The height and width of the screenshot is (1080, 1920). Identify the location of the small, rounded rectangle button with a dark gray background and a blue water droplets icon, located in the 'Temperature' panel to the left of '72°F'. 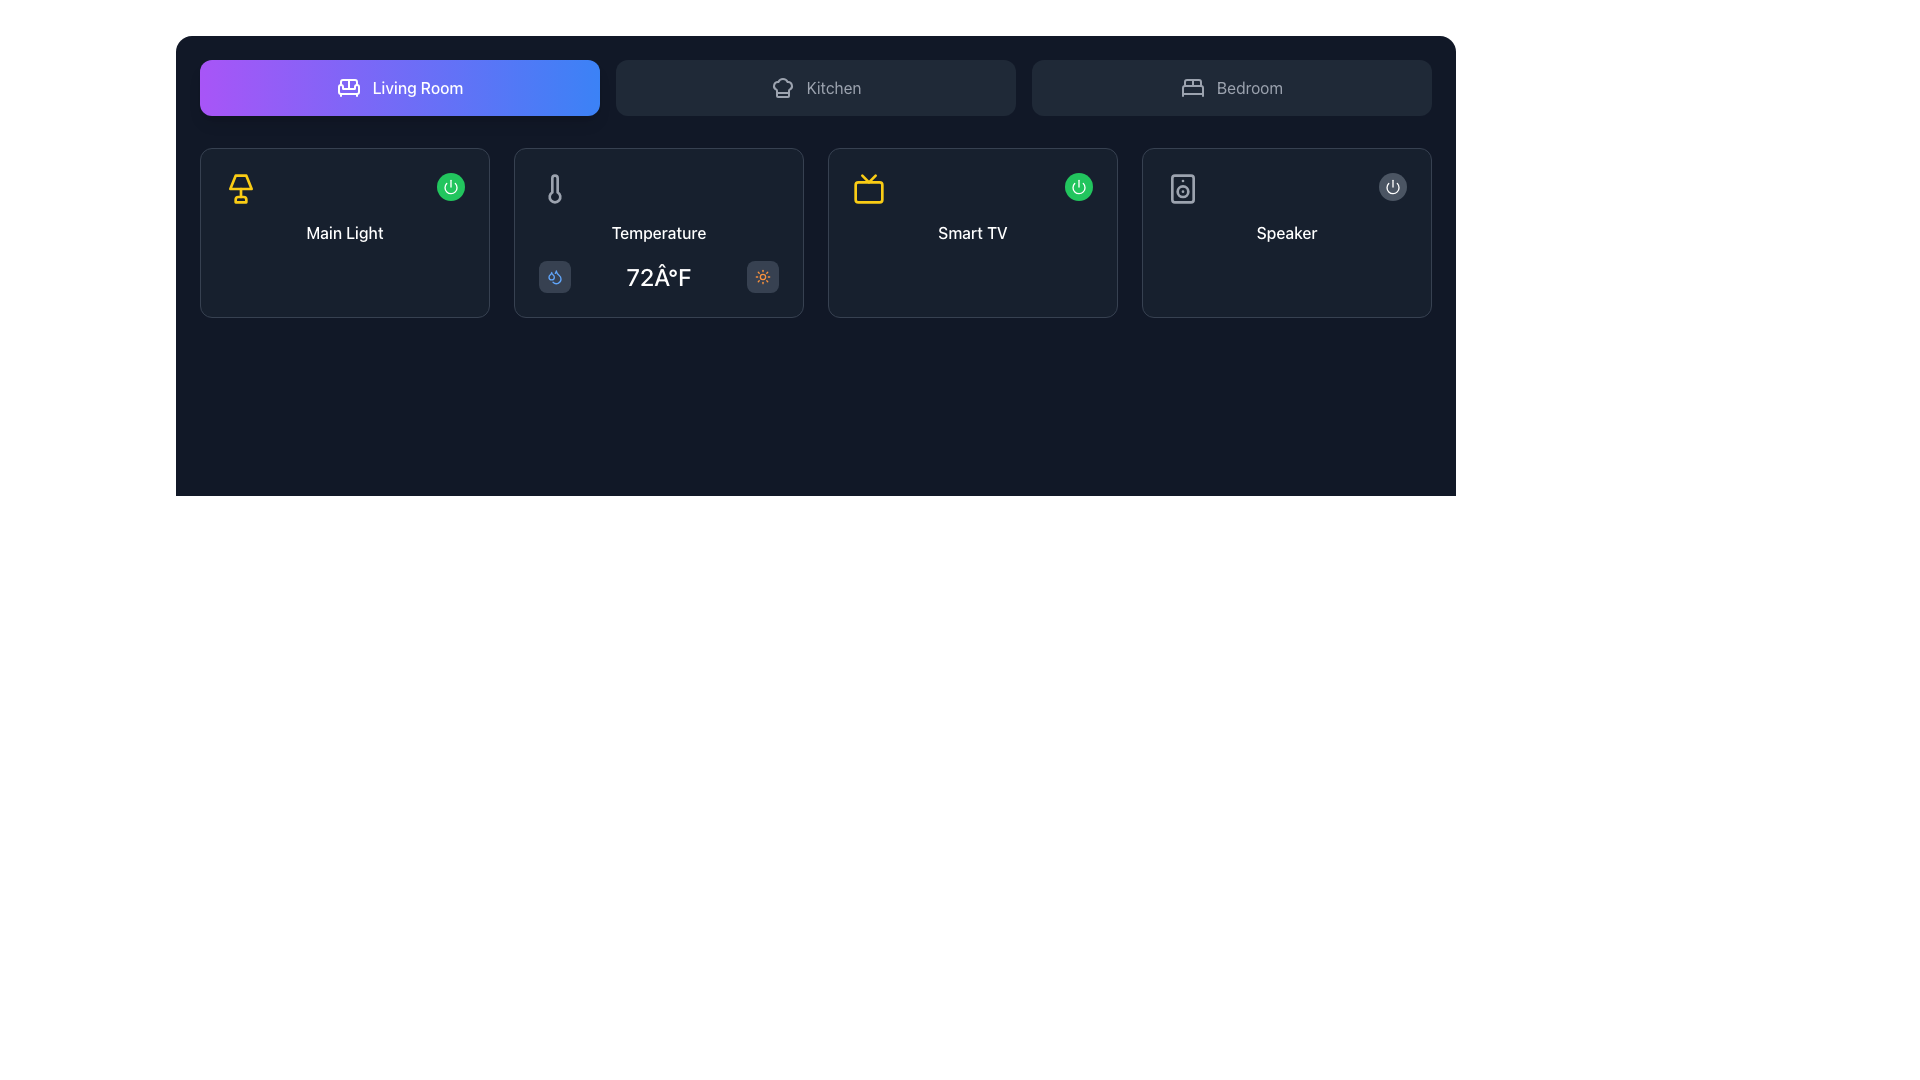
(555, 277).